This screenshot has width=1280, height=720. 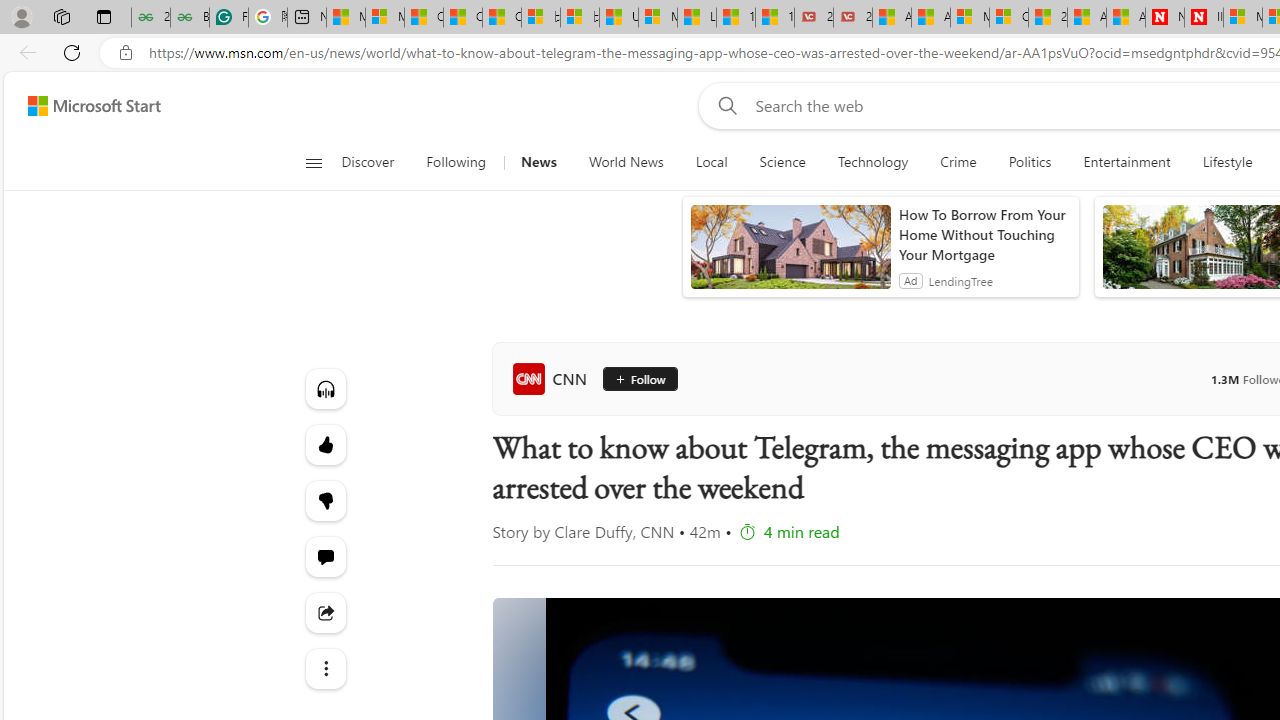 What do you see at coordinates (789, 254) in the screenshot?
I see `'anim-content'` at bounding box center [789, 254].